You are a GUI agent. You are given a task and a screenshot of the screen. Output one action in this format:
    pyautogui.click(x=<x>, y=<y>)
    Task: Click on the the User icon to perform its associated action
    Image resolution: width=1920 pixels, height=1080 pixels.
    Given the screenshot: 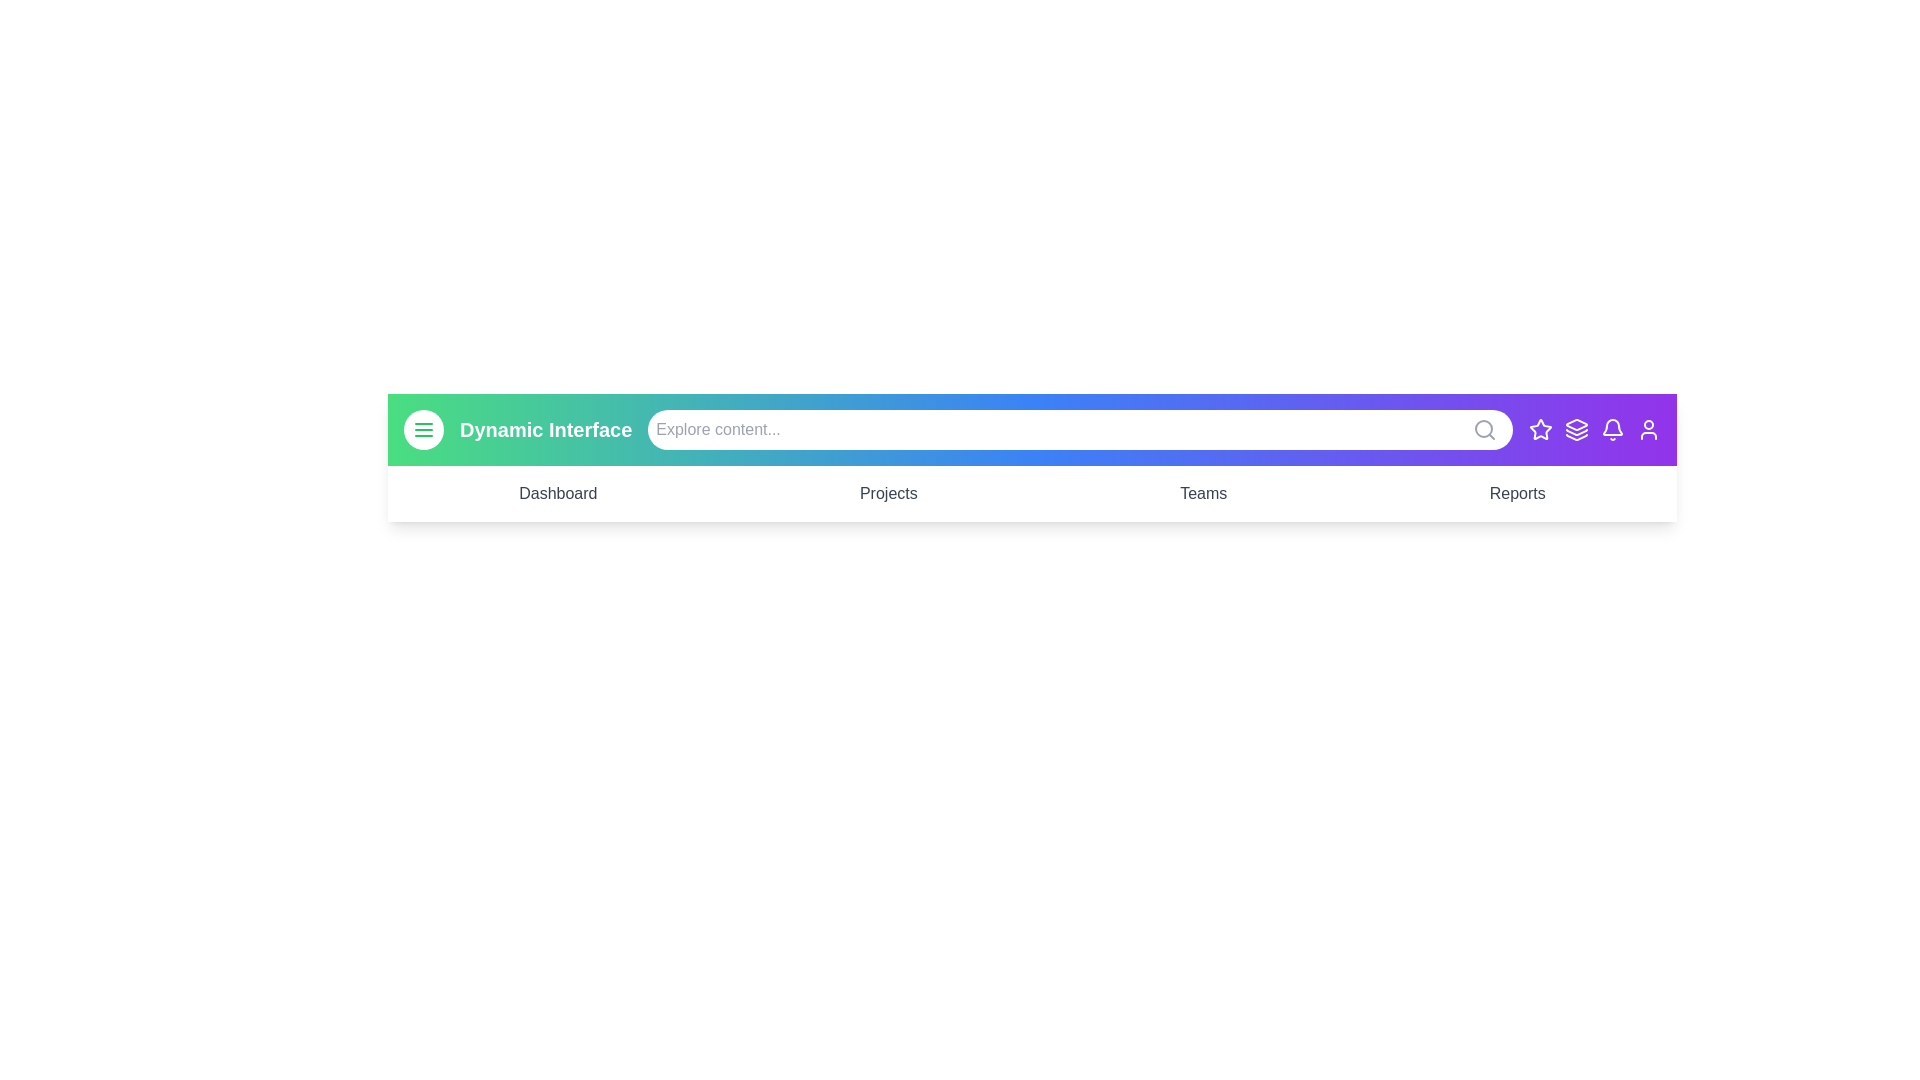 What is the action you would take?
    pyautogui.click(x=1649, y=428)
    